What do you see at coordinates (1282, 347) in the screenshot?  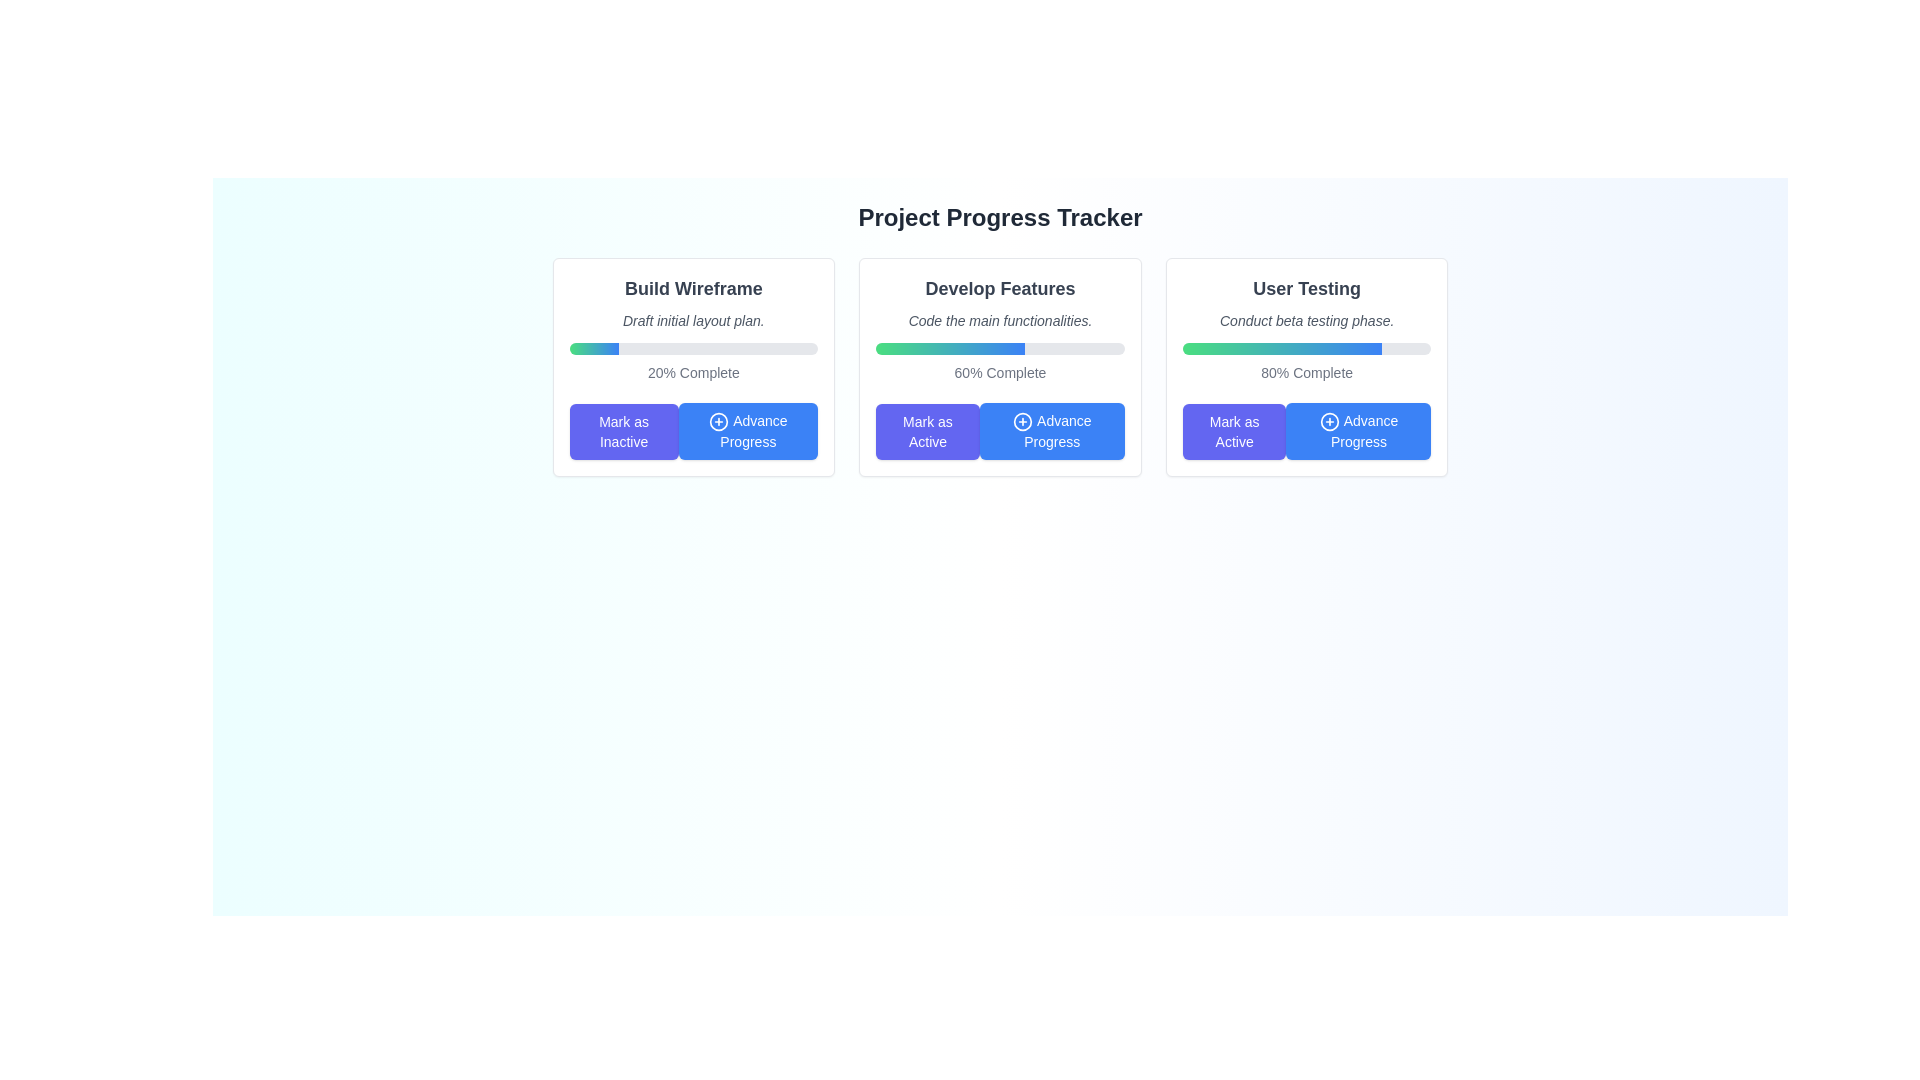 I see `the Gradient Progress Bar that visually represents 80% completion within the 'User Testing' card layout` at bounding box center [1282, 347].